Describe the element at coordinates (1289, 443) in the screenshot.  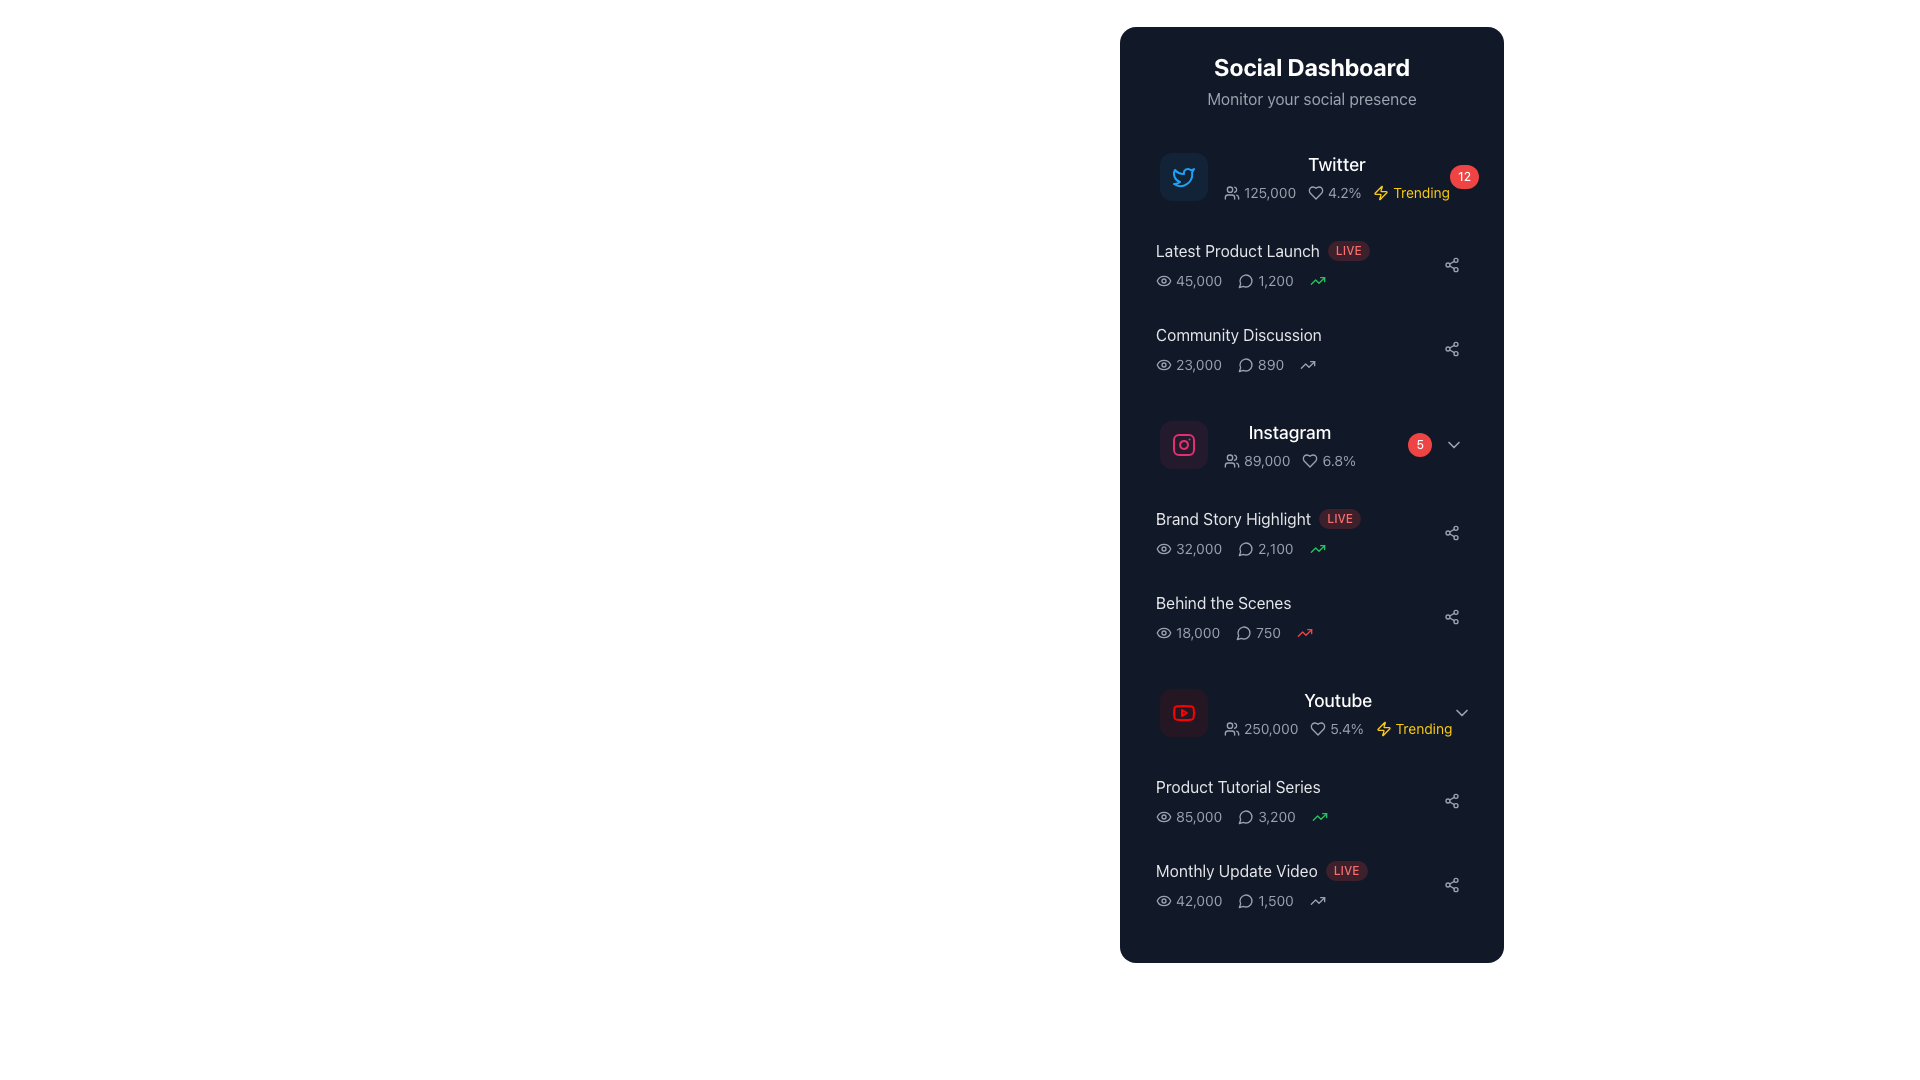
I see `the 'Instagram' text label with accompanying icons, which includes the text '89,000' and '6.8%', positioned below 'Community Discussion' and above 'Brand Story Highlight'` at that location.